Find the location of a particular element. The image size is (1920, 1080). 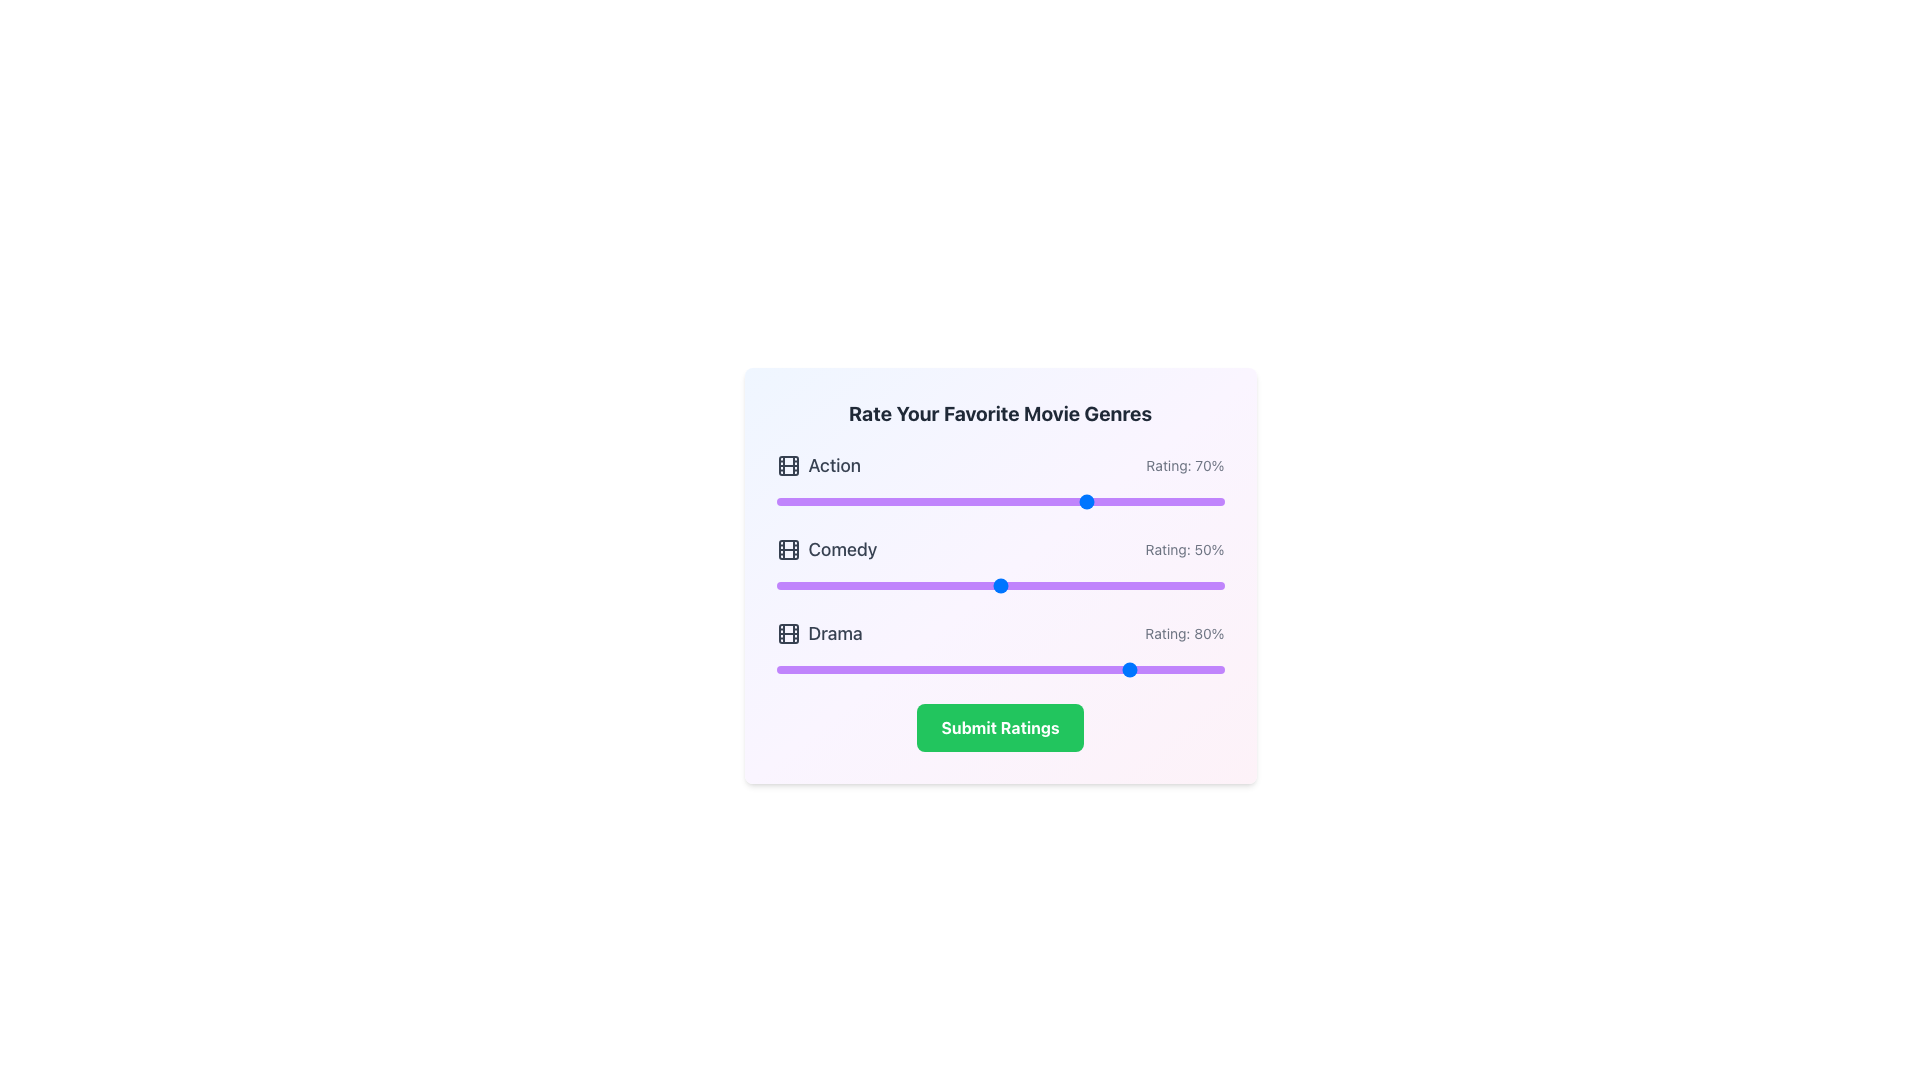

the slider is located at coordinates (1152, 585).